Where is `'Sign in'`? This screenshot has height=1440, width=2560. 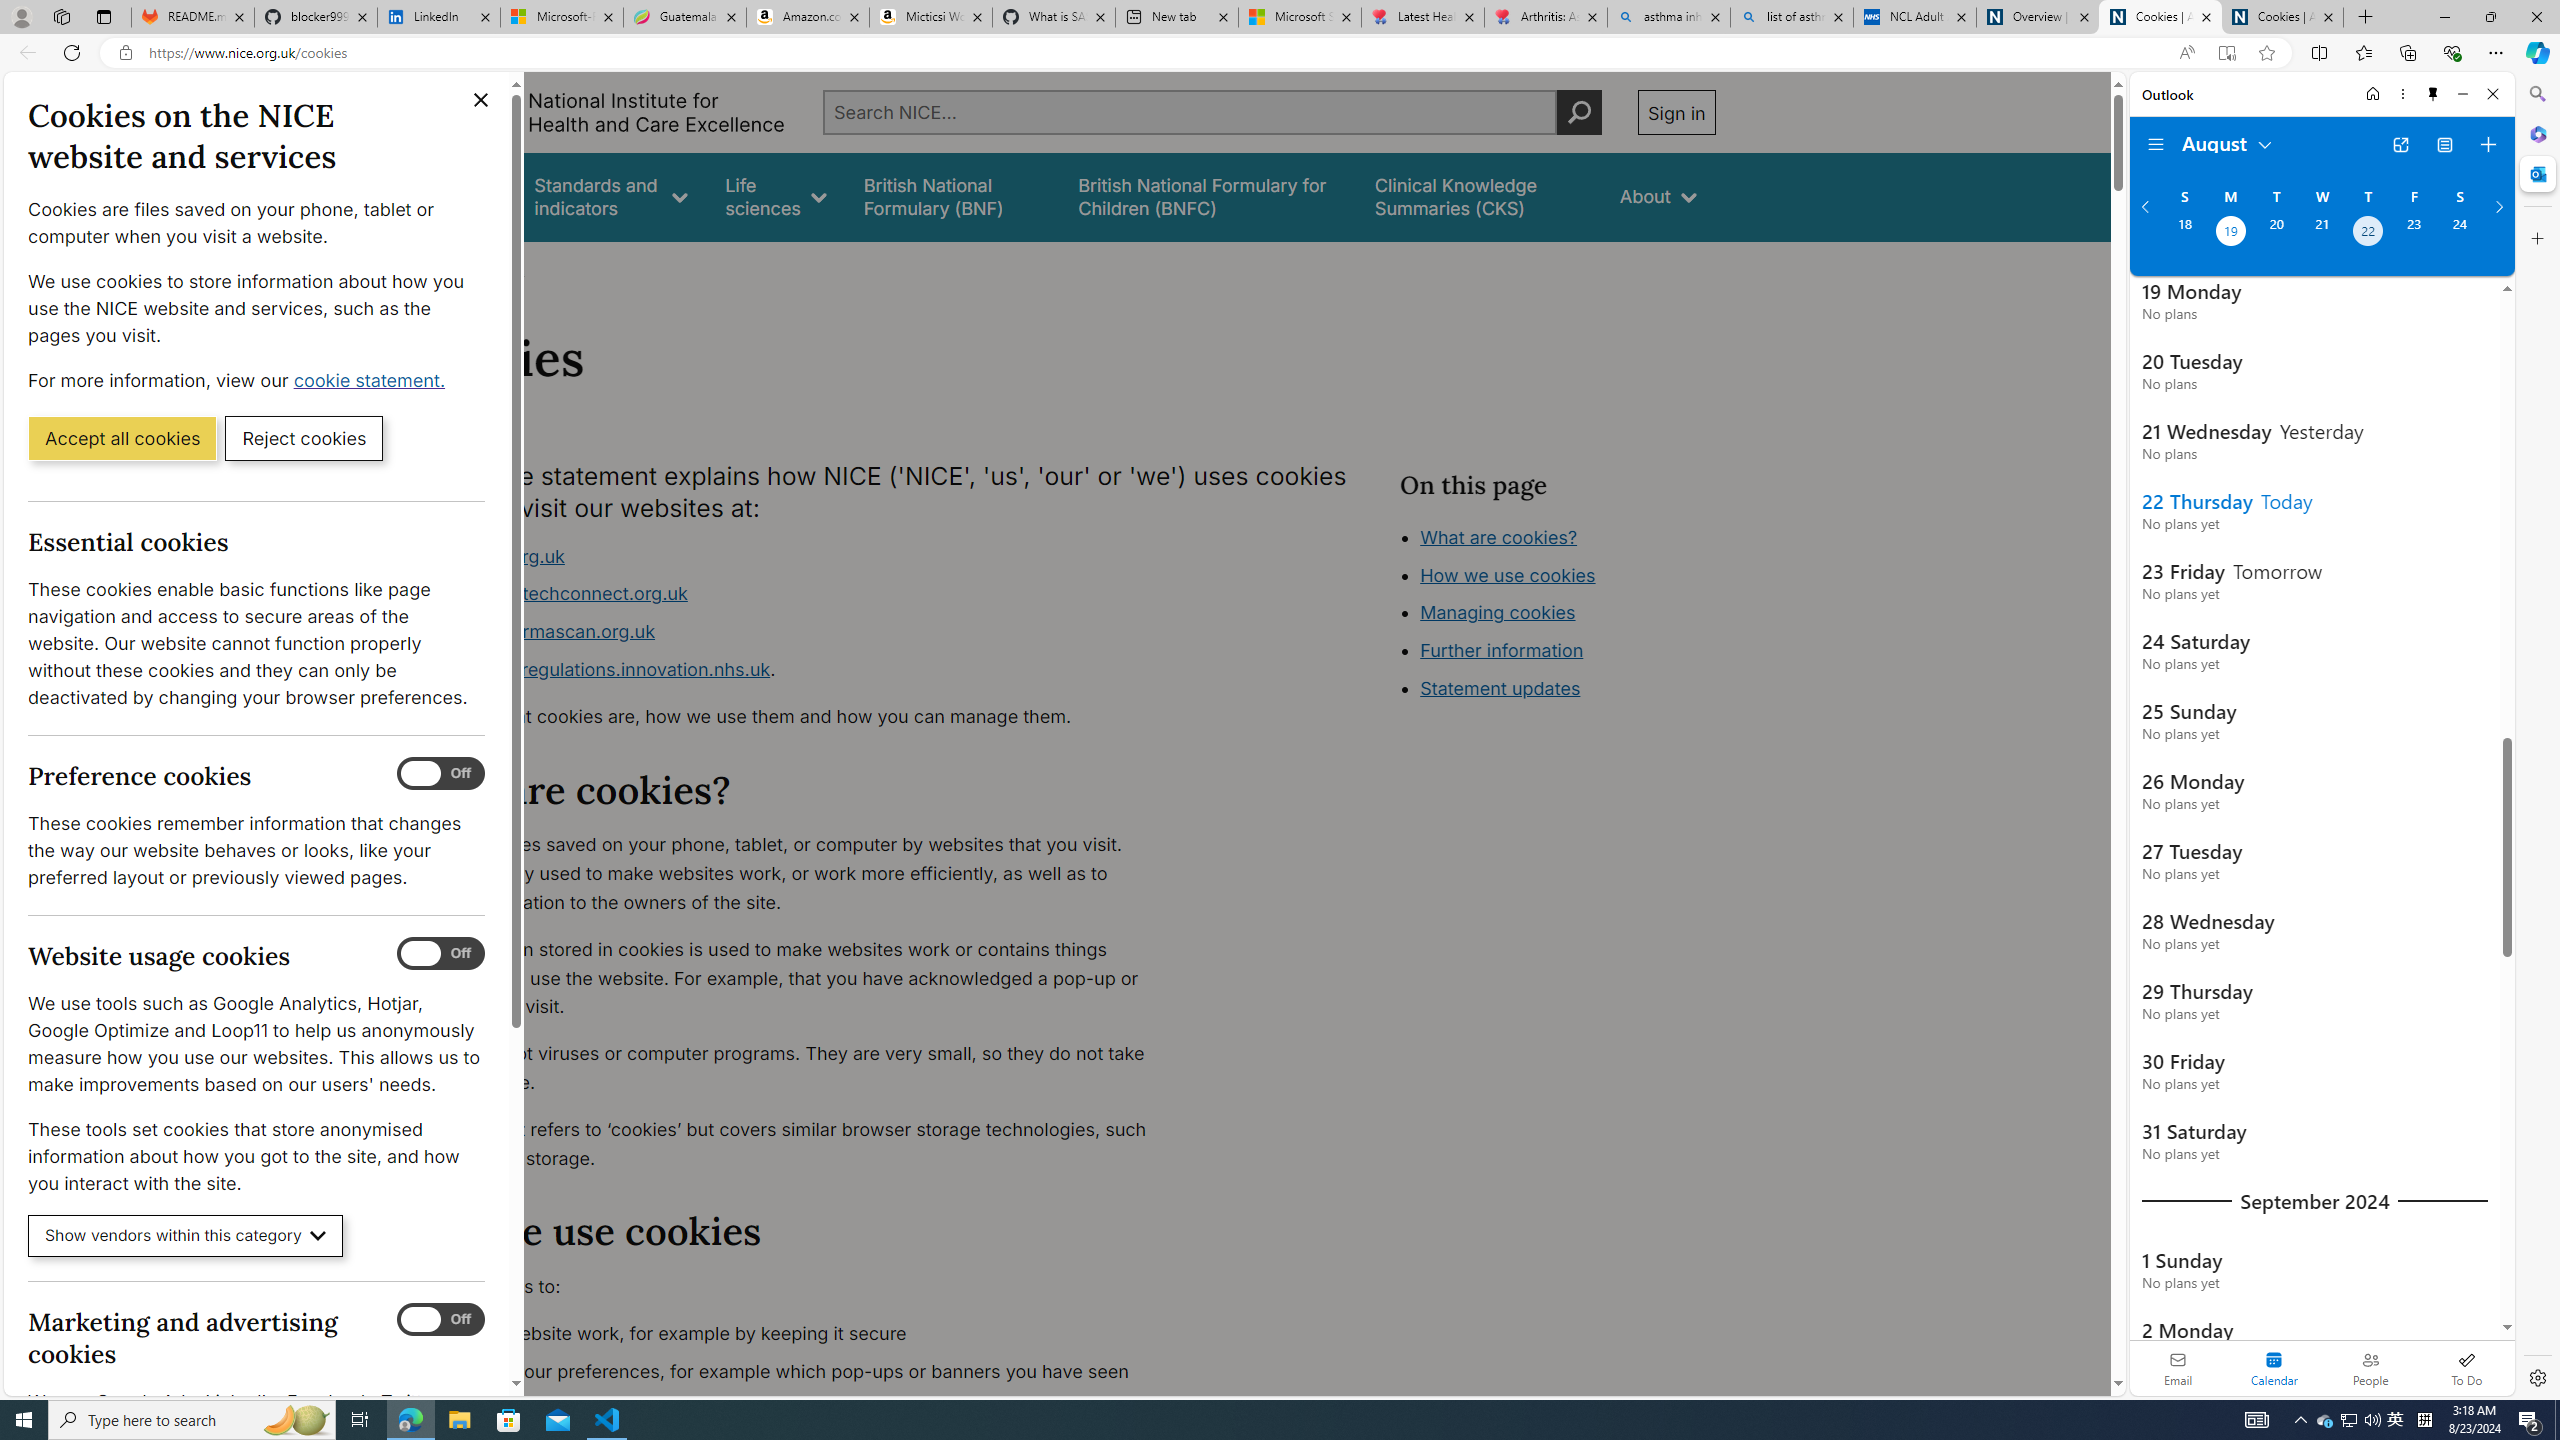 'Sign in' is located at coordinates (1675, 111).